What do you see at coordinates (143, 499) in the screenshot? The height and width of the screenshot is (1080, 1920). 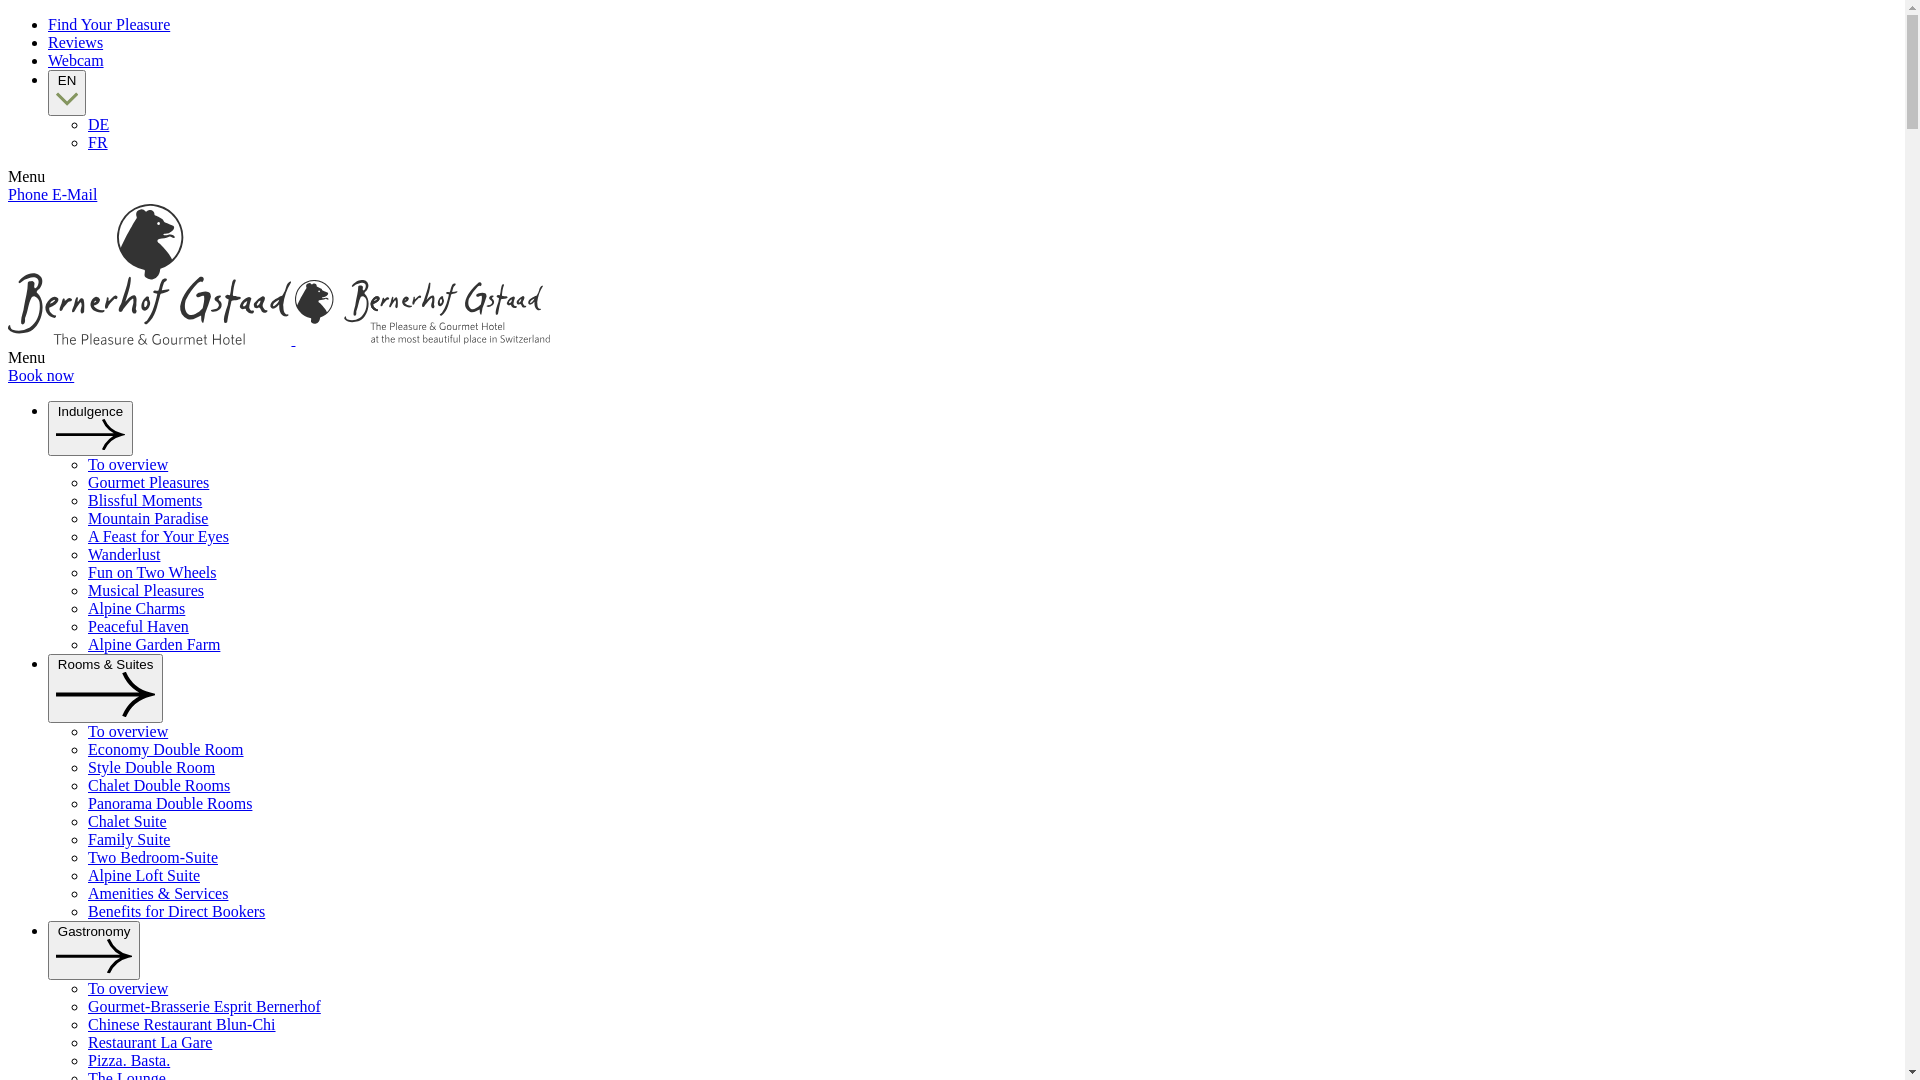 I see `'Blissful Moments'` at bounding box center [143, 499].